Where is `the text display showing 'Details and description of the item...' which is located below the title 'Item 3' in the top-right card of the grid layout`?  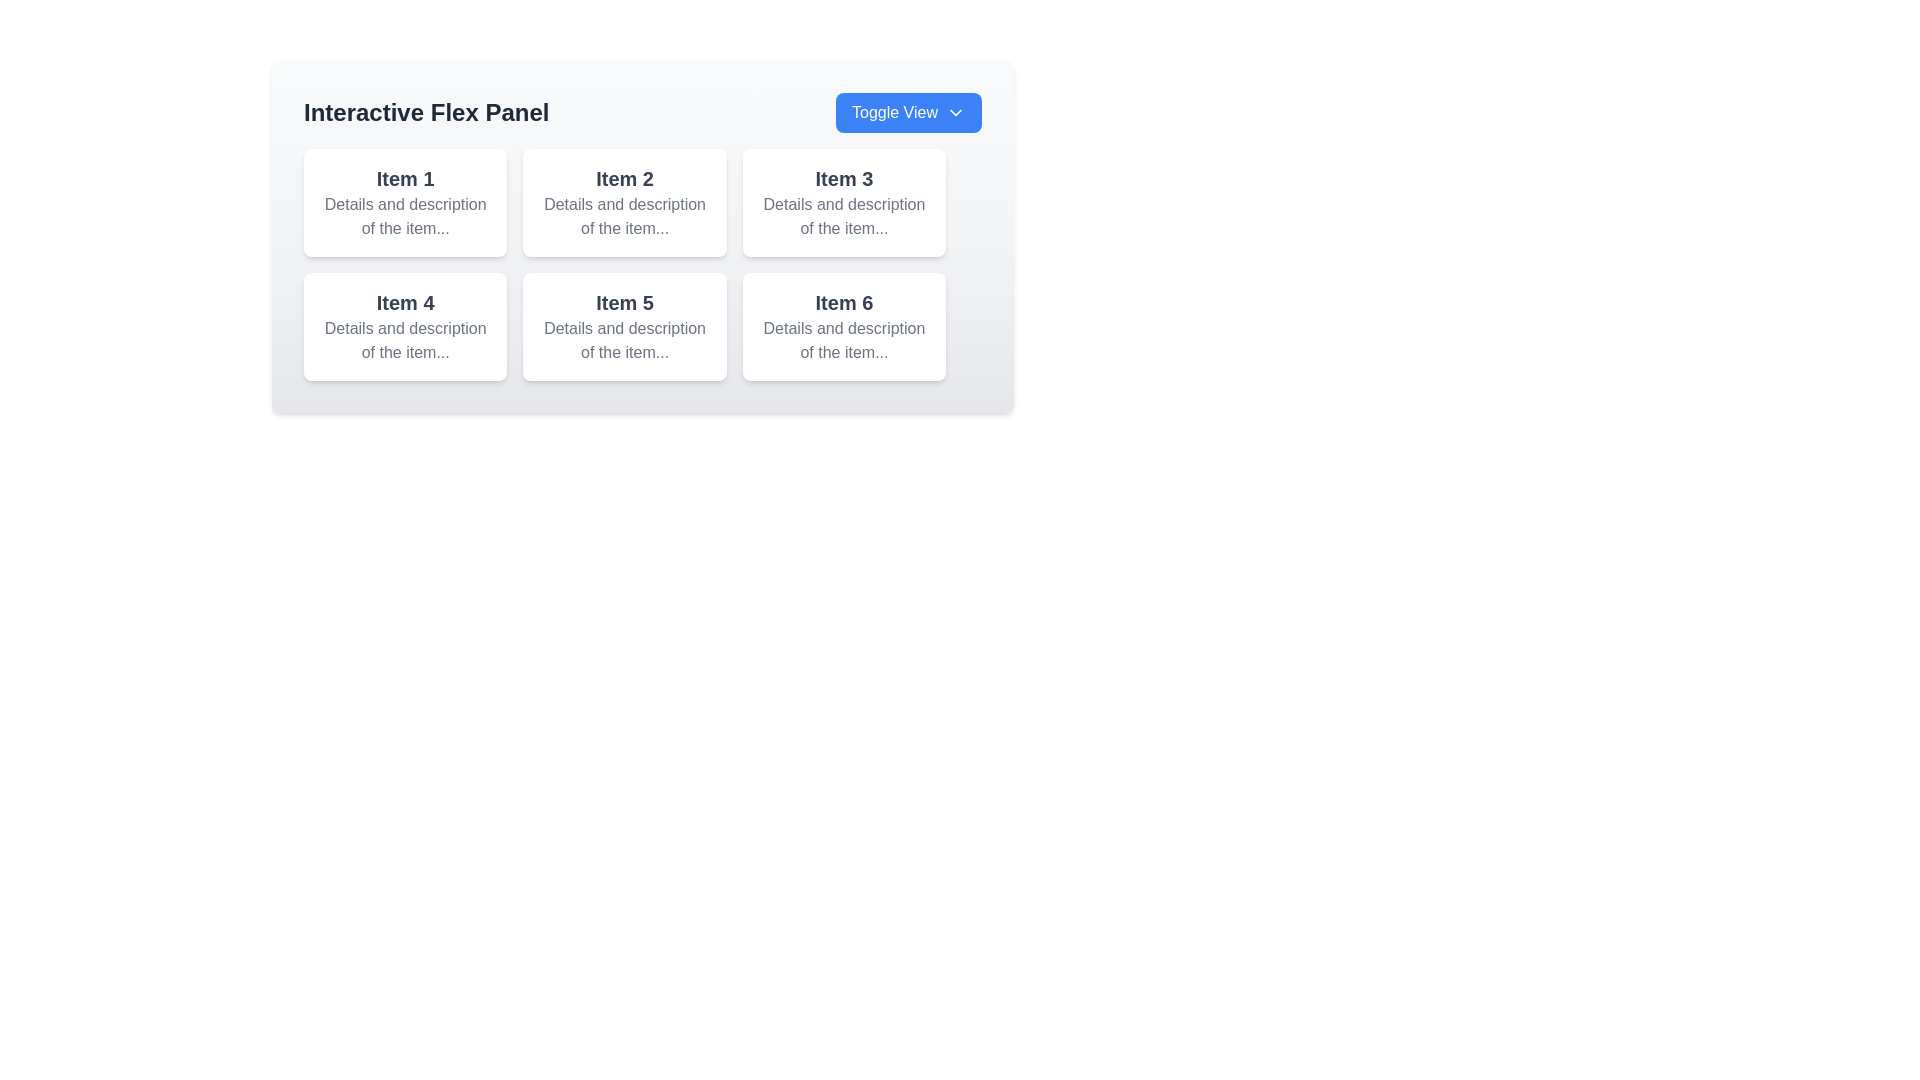
the text display showing 'Details and description of the item...' which is located below the title 'Item 3' in the top-right card of the grid layout is located at coordinates (844, 216).